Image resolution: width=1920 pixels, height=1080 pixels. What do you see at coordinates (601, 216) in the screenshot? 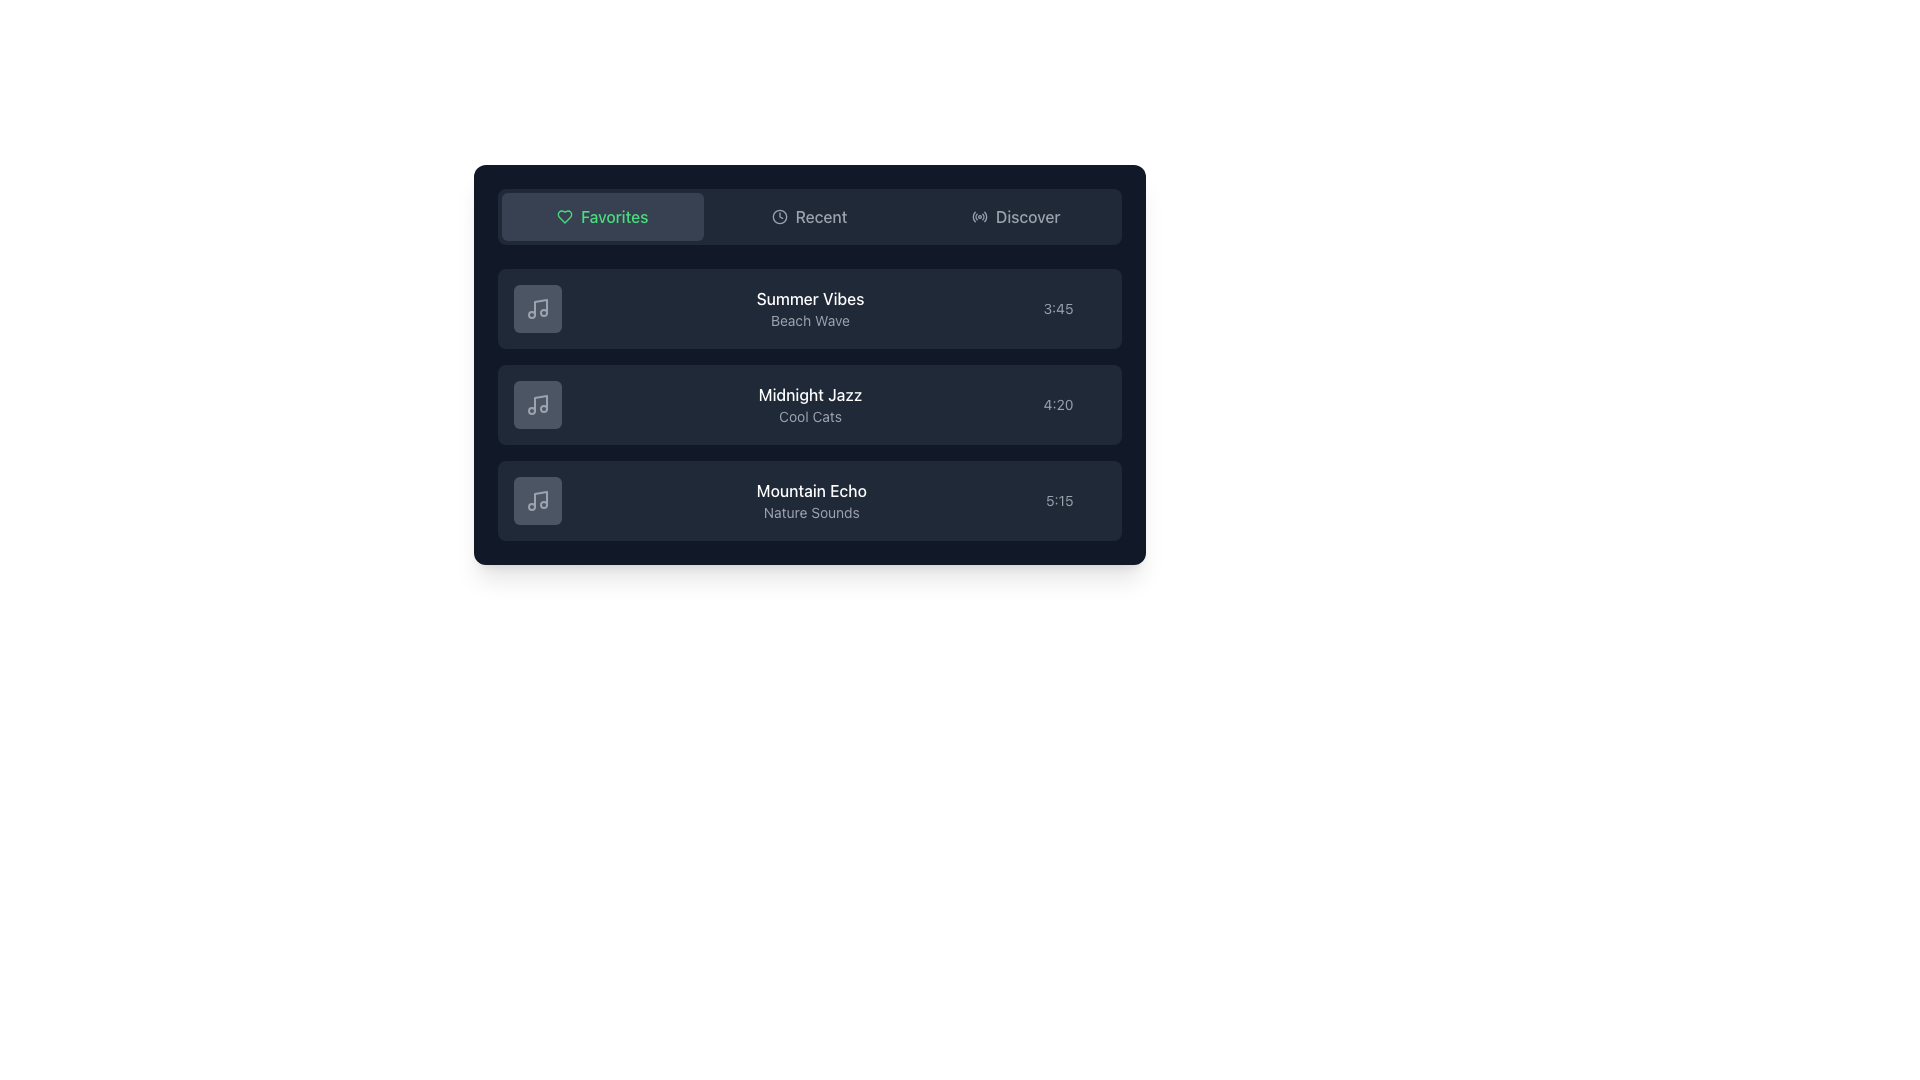
I see `the button labeled 'Favorites', which has a dark gray rounded background and green text` at bounding box center [601, 216].